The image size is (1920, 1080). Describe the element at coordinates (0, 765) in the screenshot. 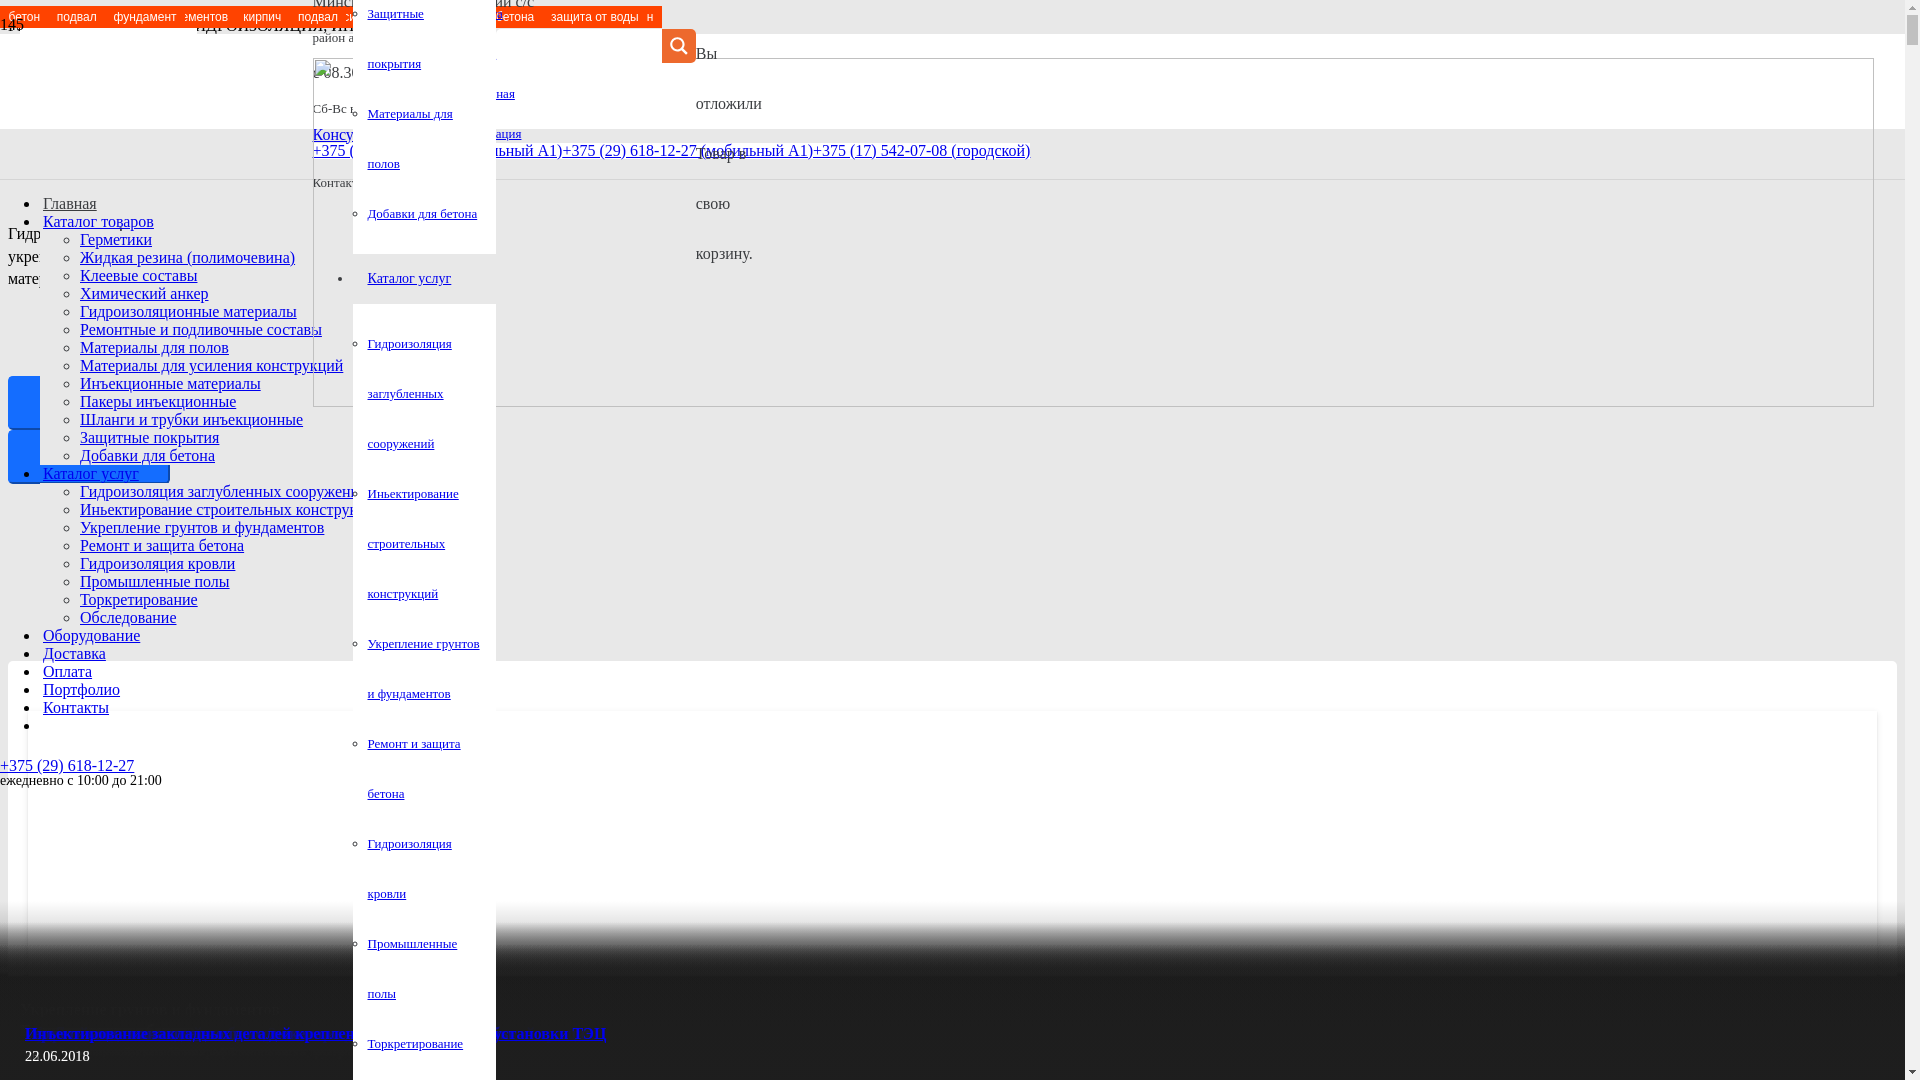

I see `'+375 (29) 618-12-27'` at that location.